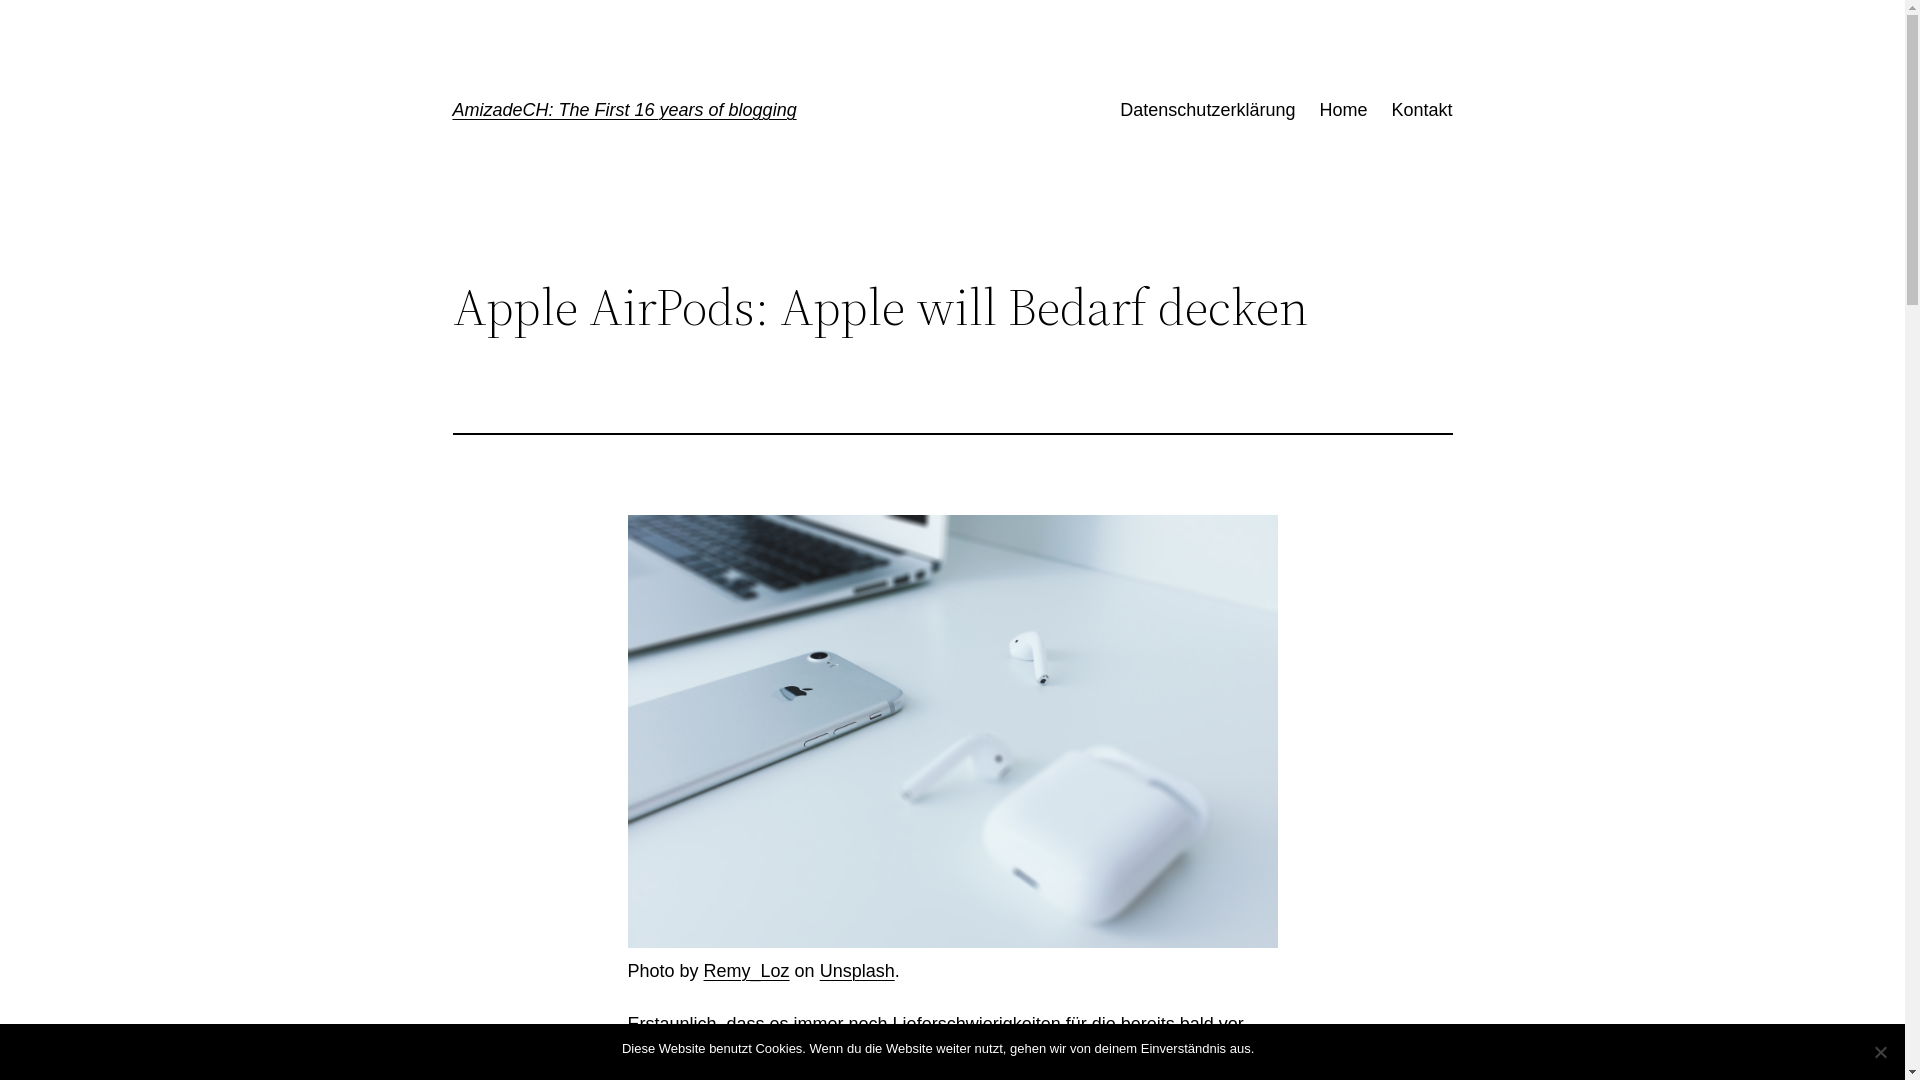  Describe the element at coordinates (857, 970) in the screenshot. I see `'Unsplash'` at that location.